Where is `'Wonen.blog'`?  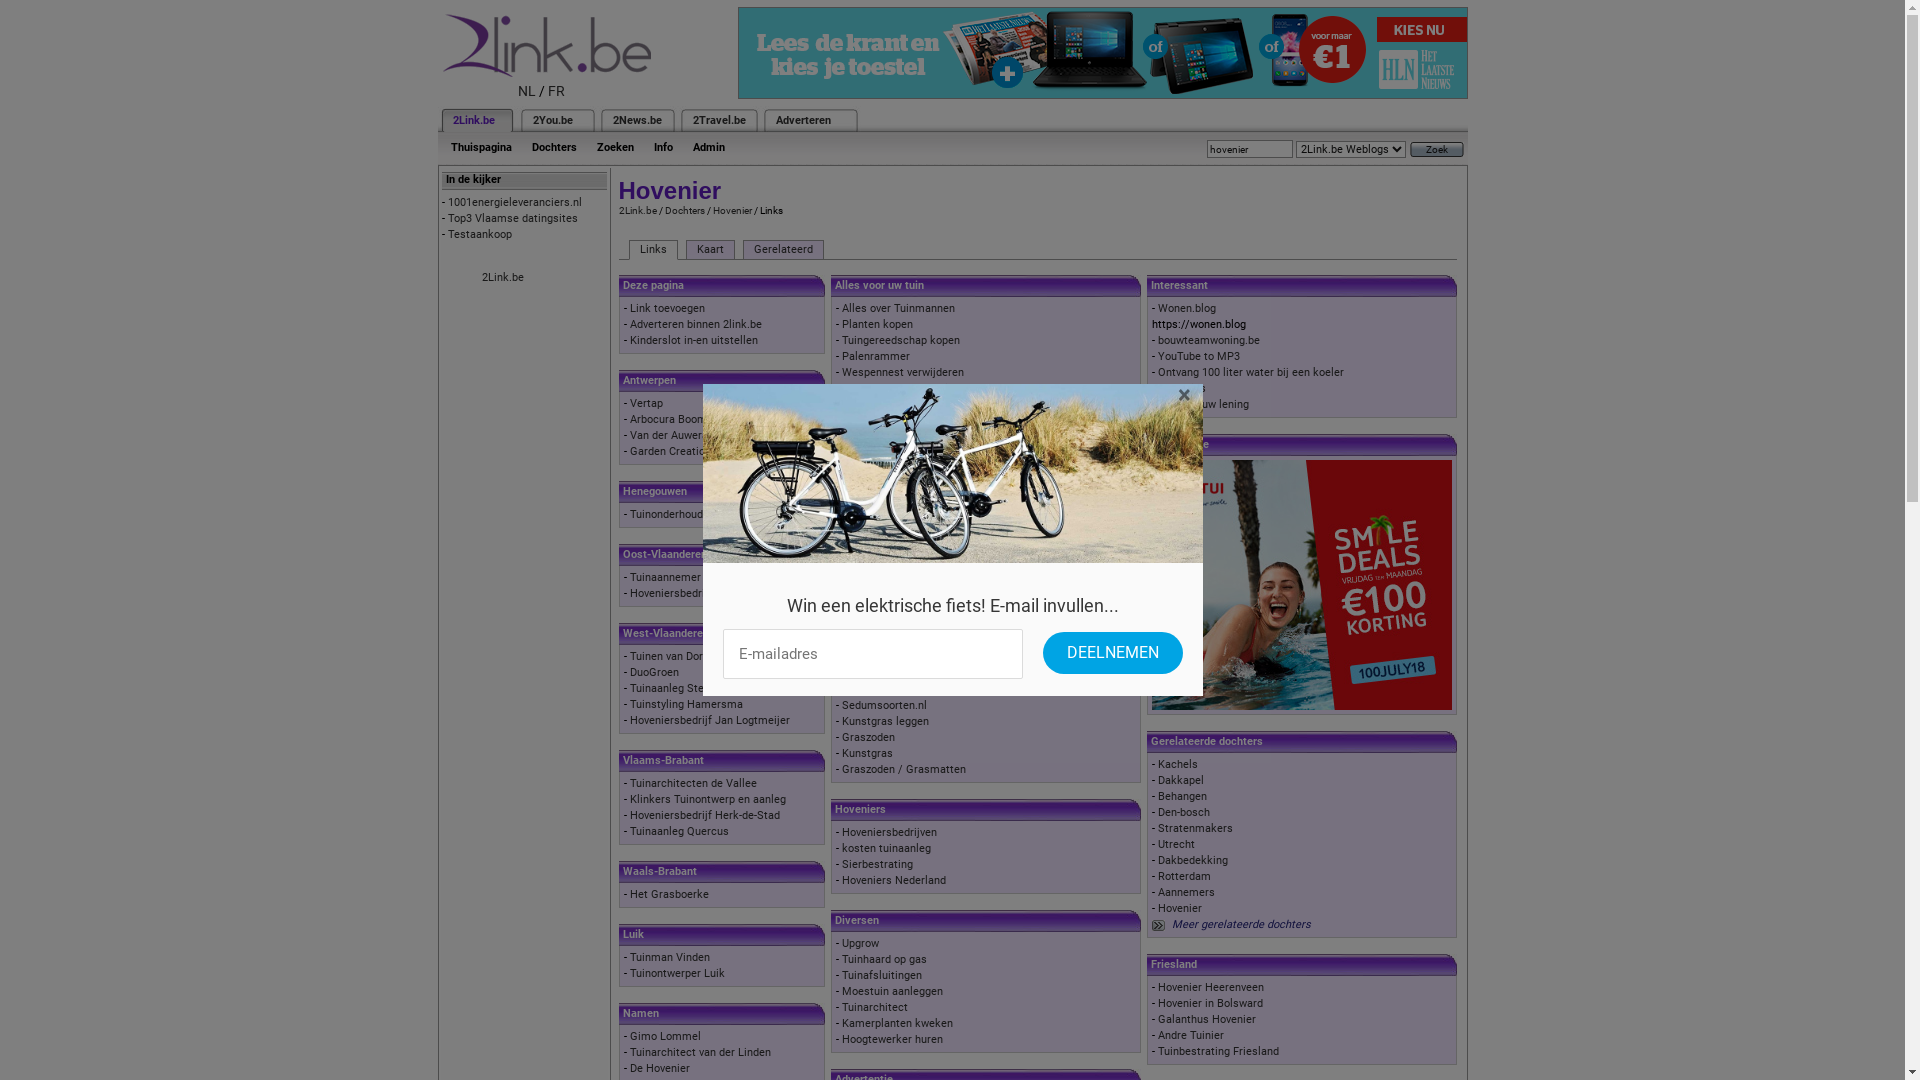
'Wonen.blog' is located at coordinates (1186, 308).